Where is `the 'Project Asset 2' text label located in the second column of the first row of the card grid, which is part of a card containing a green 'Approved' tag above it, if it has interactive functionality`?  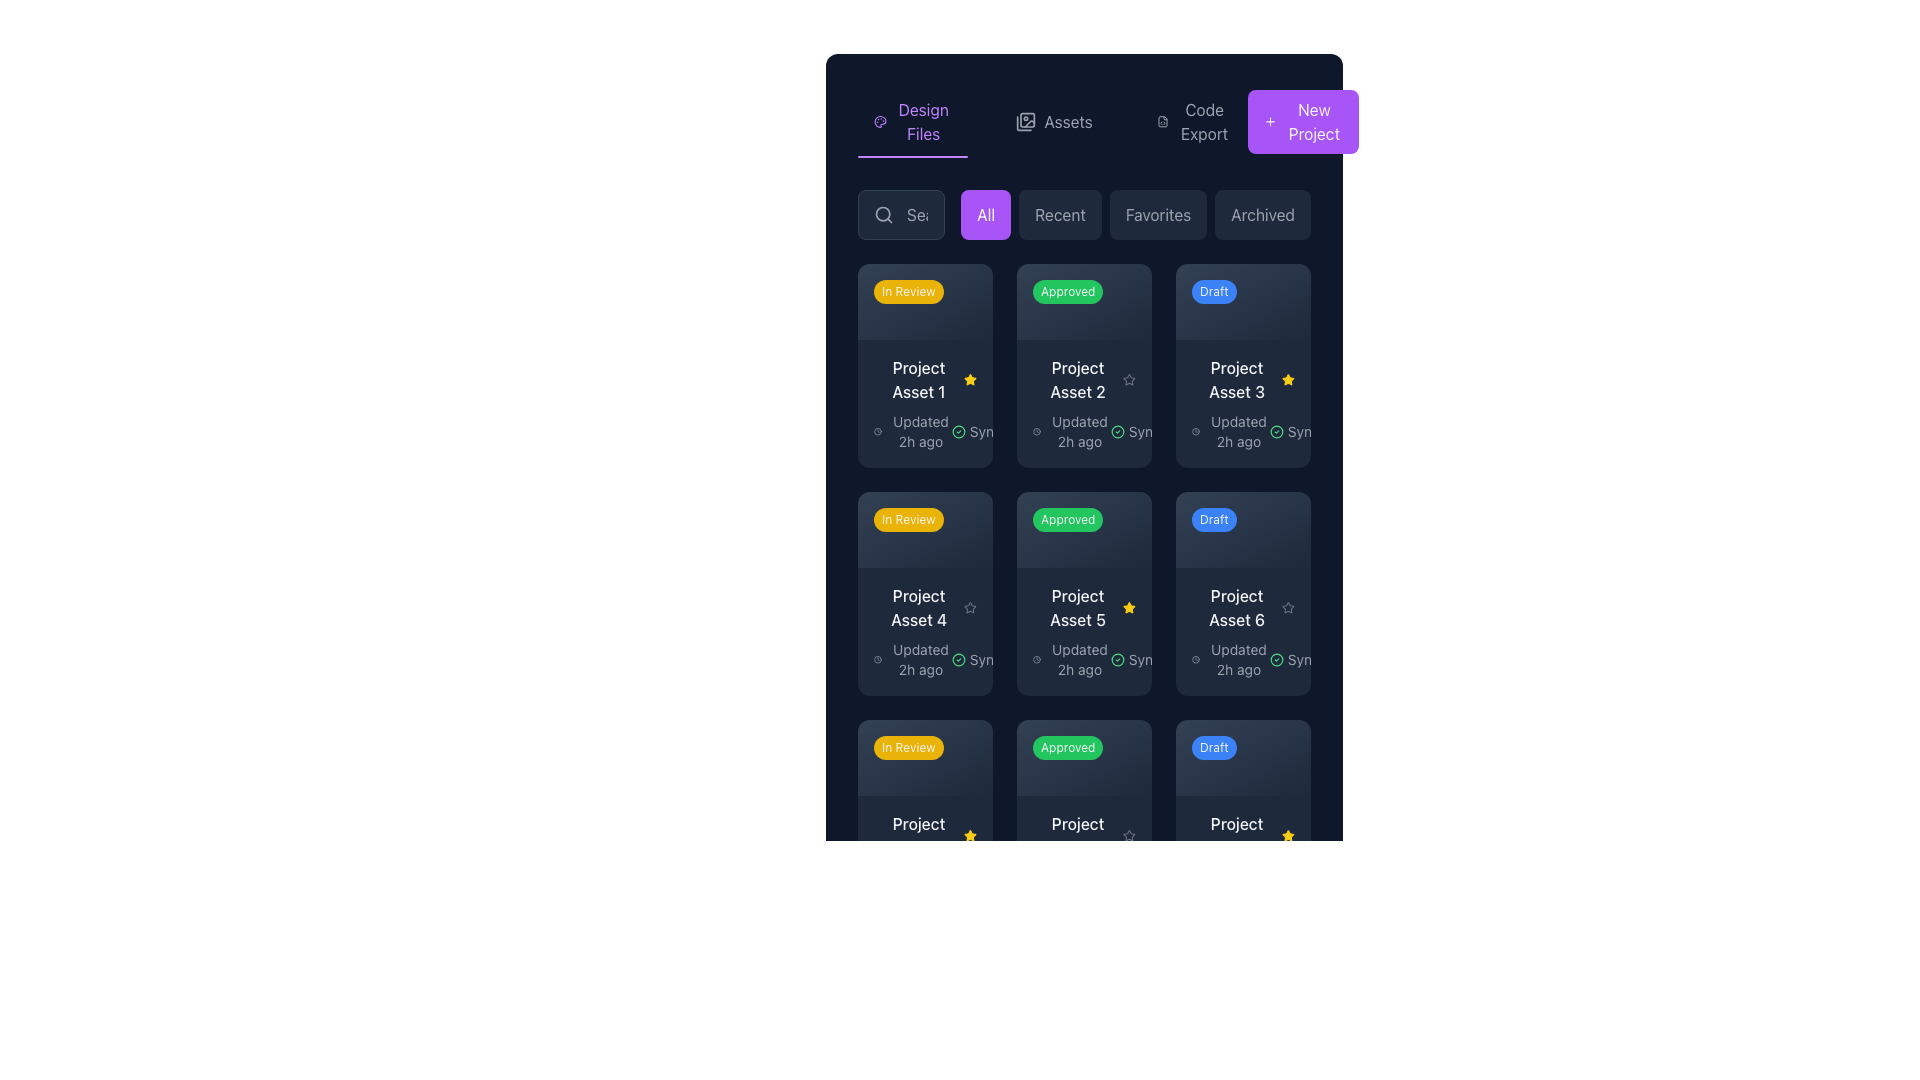 the 'Project Asset 2' text label located in the second column of the first row of the card grid, which is part of a card containing a green 'Approved' tag above it, if it has interactive functionality is located at coordinates (1077, 379).